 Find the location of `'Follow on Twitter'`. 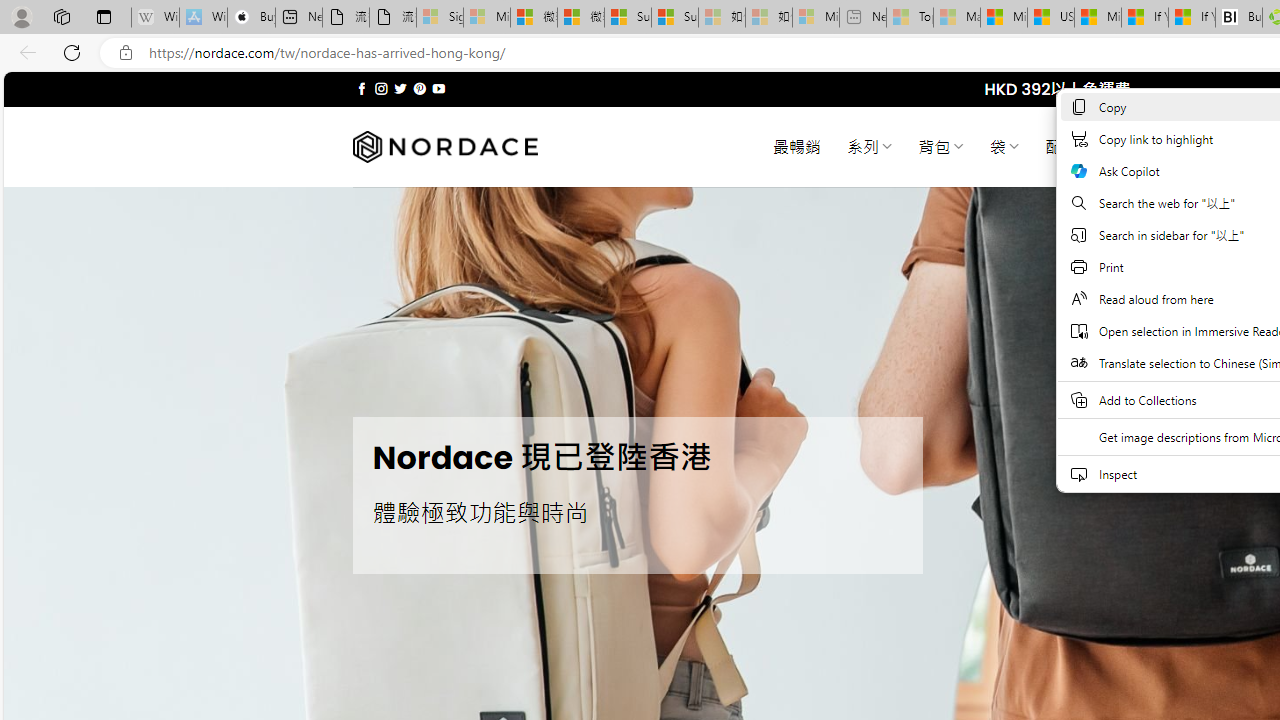

'Follow on Twitter' is located at coordinates (400, 88).